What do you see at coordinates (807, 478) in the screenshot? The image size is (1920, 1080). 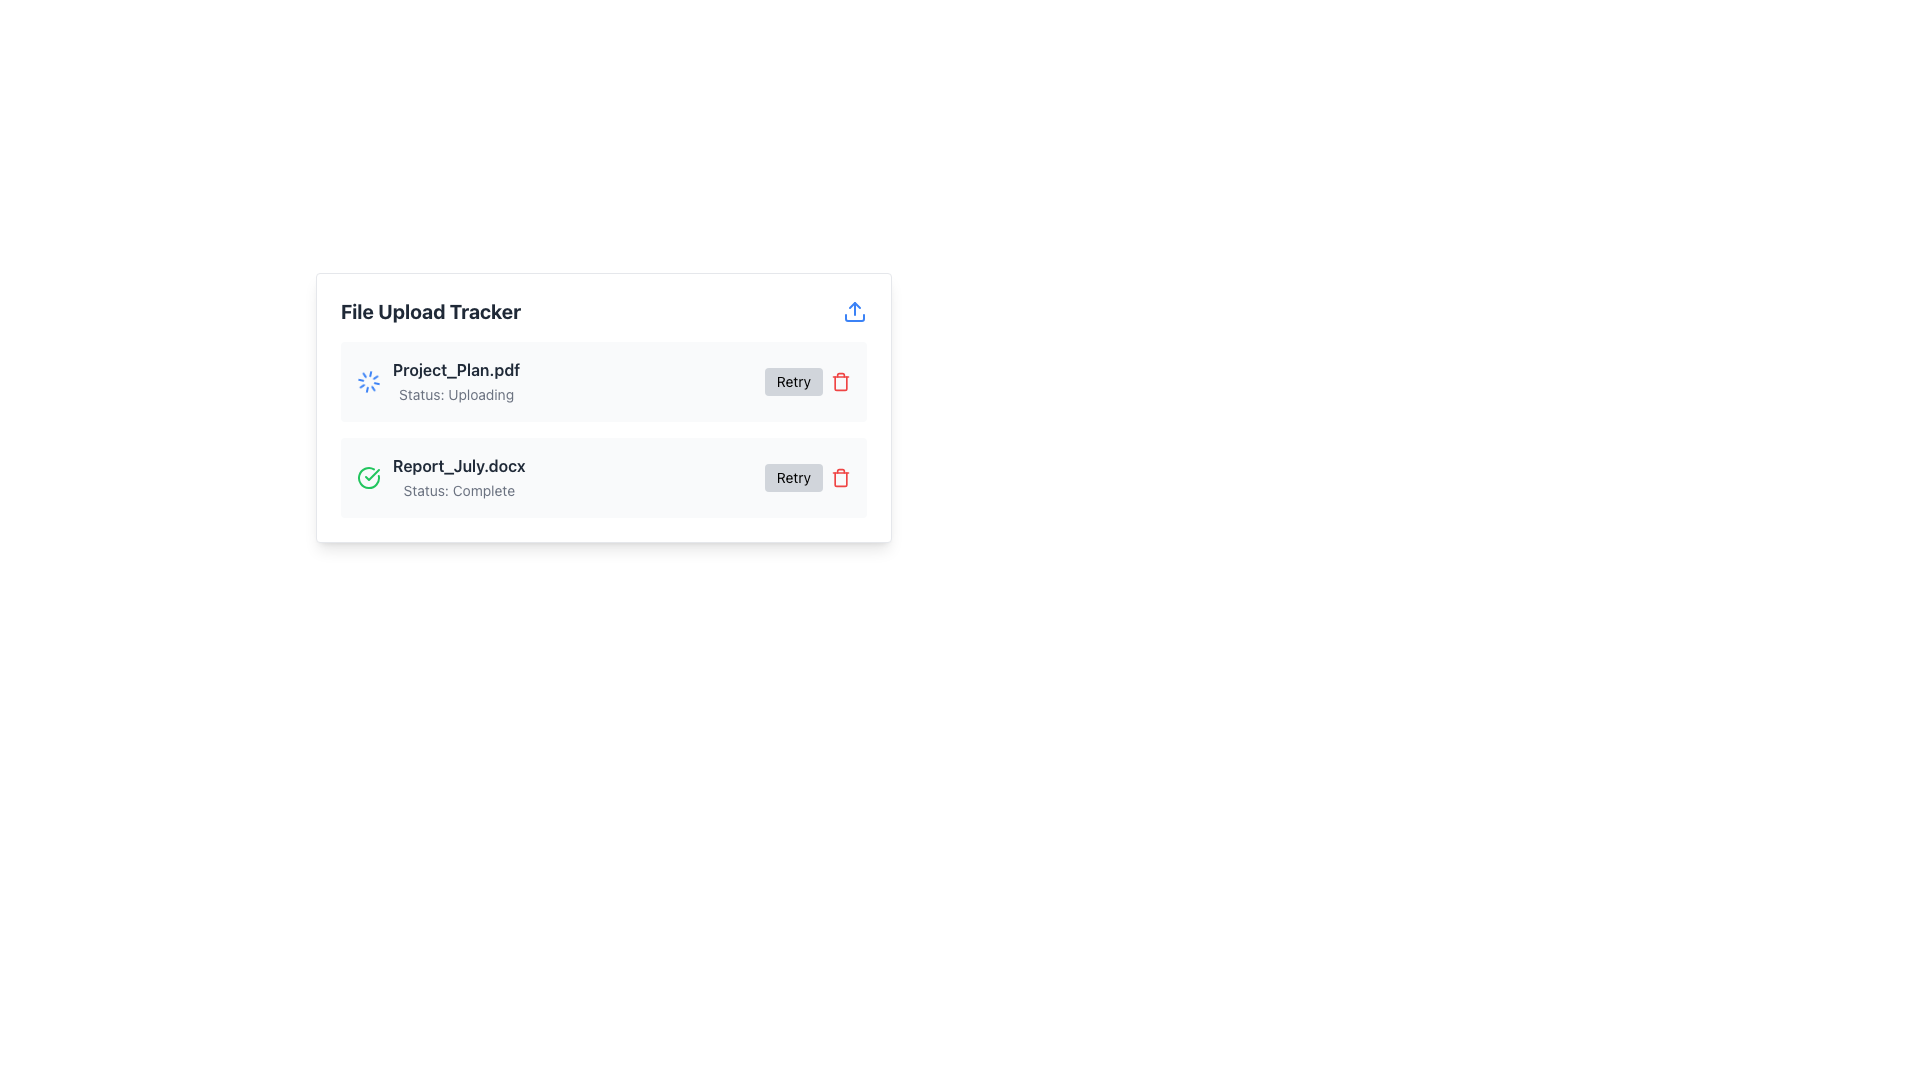 I see `the 'Retry' button, which is light-gray with rounded corners and located in the 'File Upload Tracker' interface, to observe the hover effect` at bounding box center [807, 478].